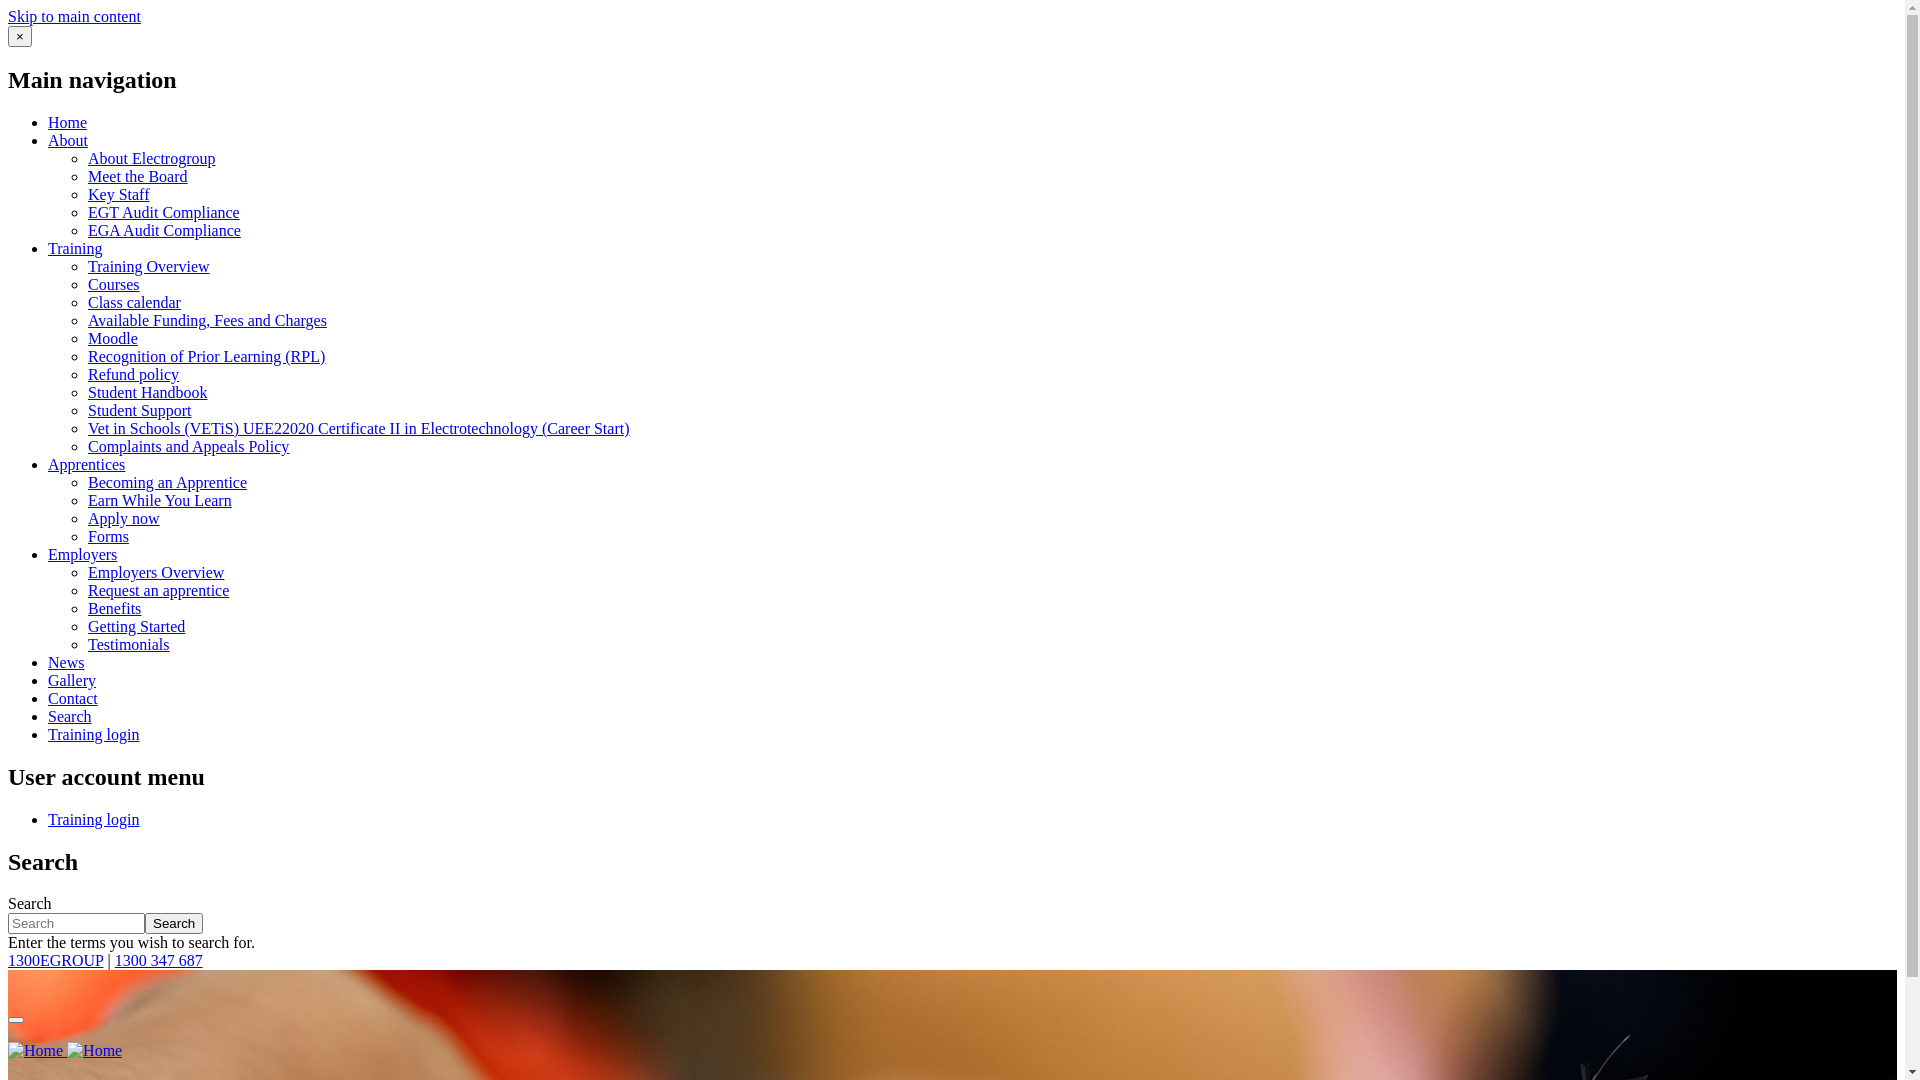 The height and width of the screenshot is (1080, 1920). Describe the element at coordinates (86, 265) in the screenshot. I see `'Training Overview'` at that location.